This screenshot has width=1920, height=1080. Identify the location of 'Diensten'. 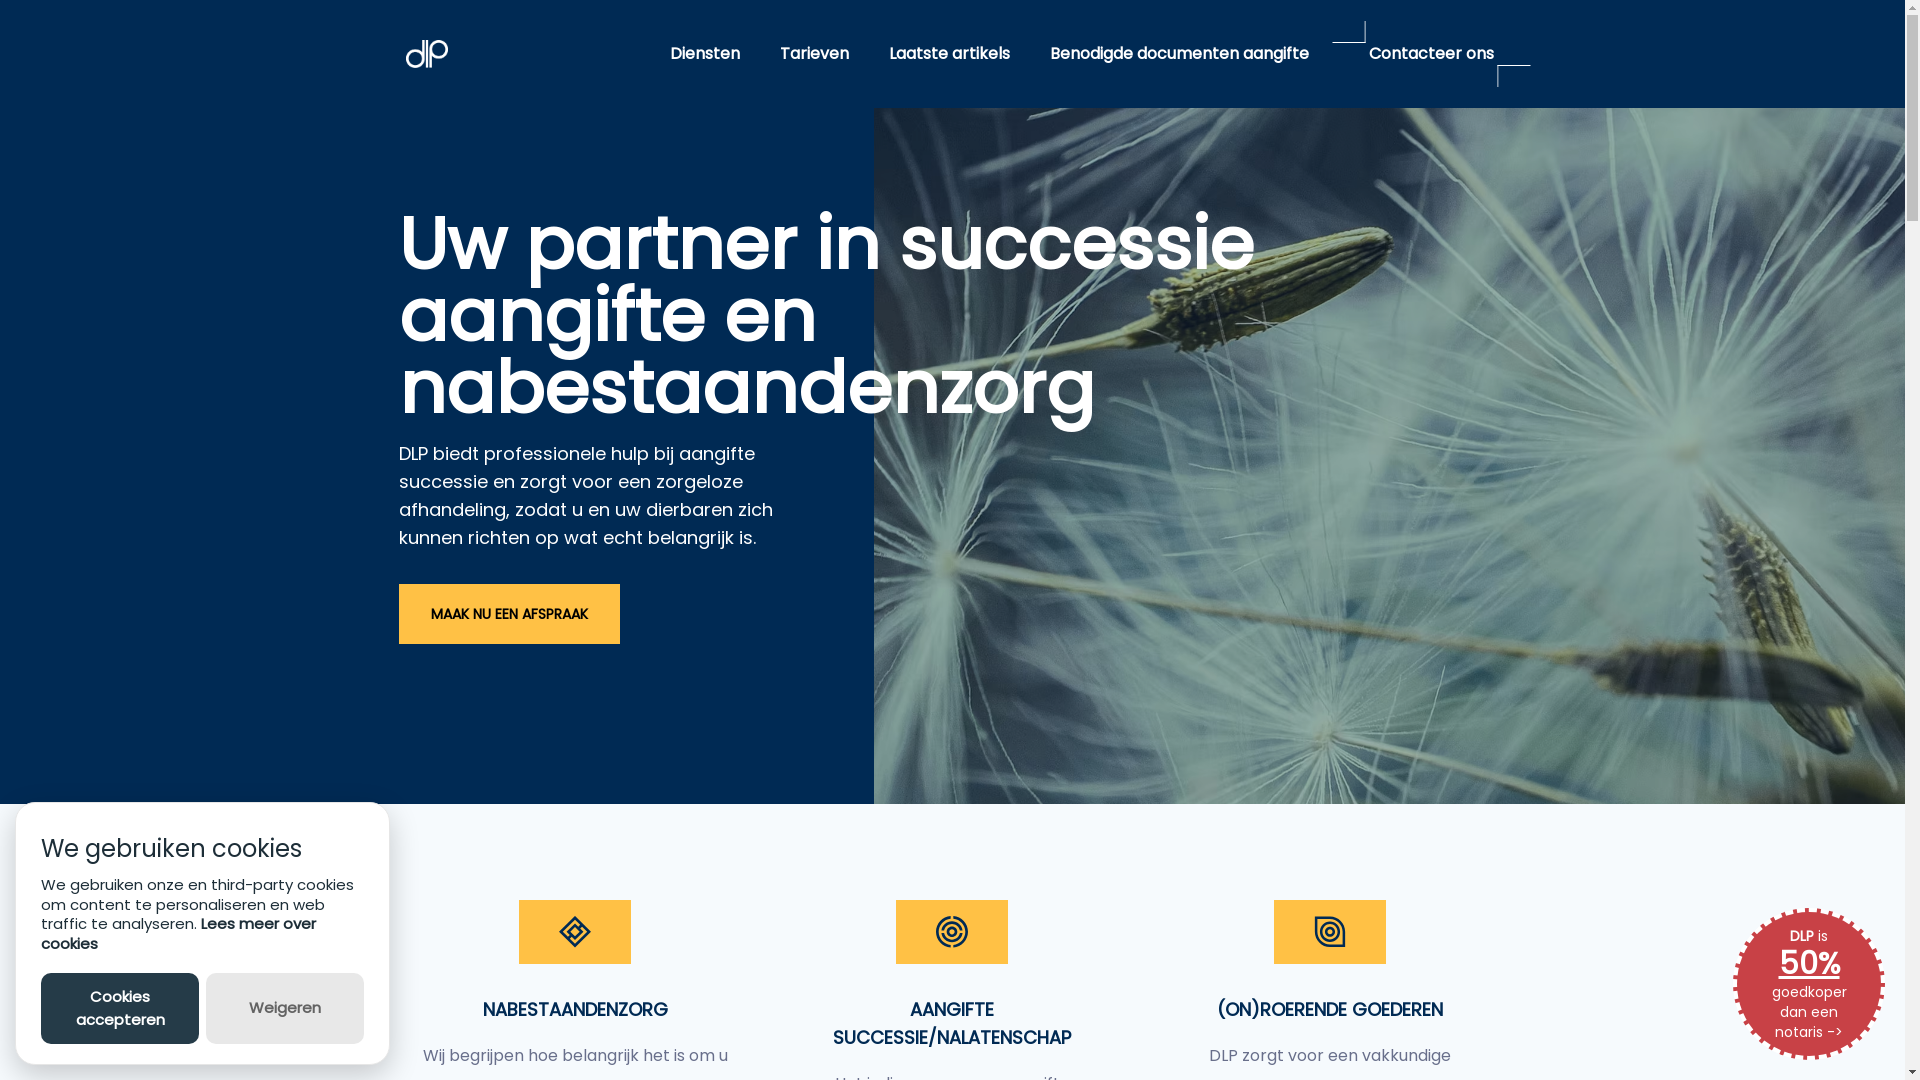
(705, 52).